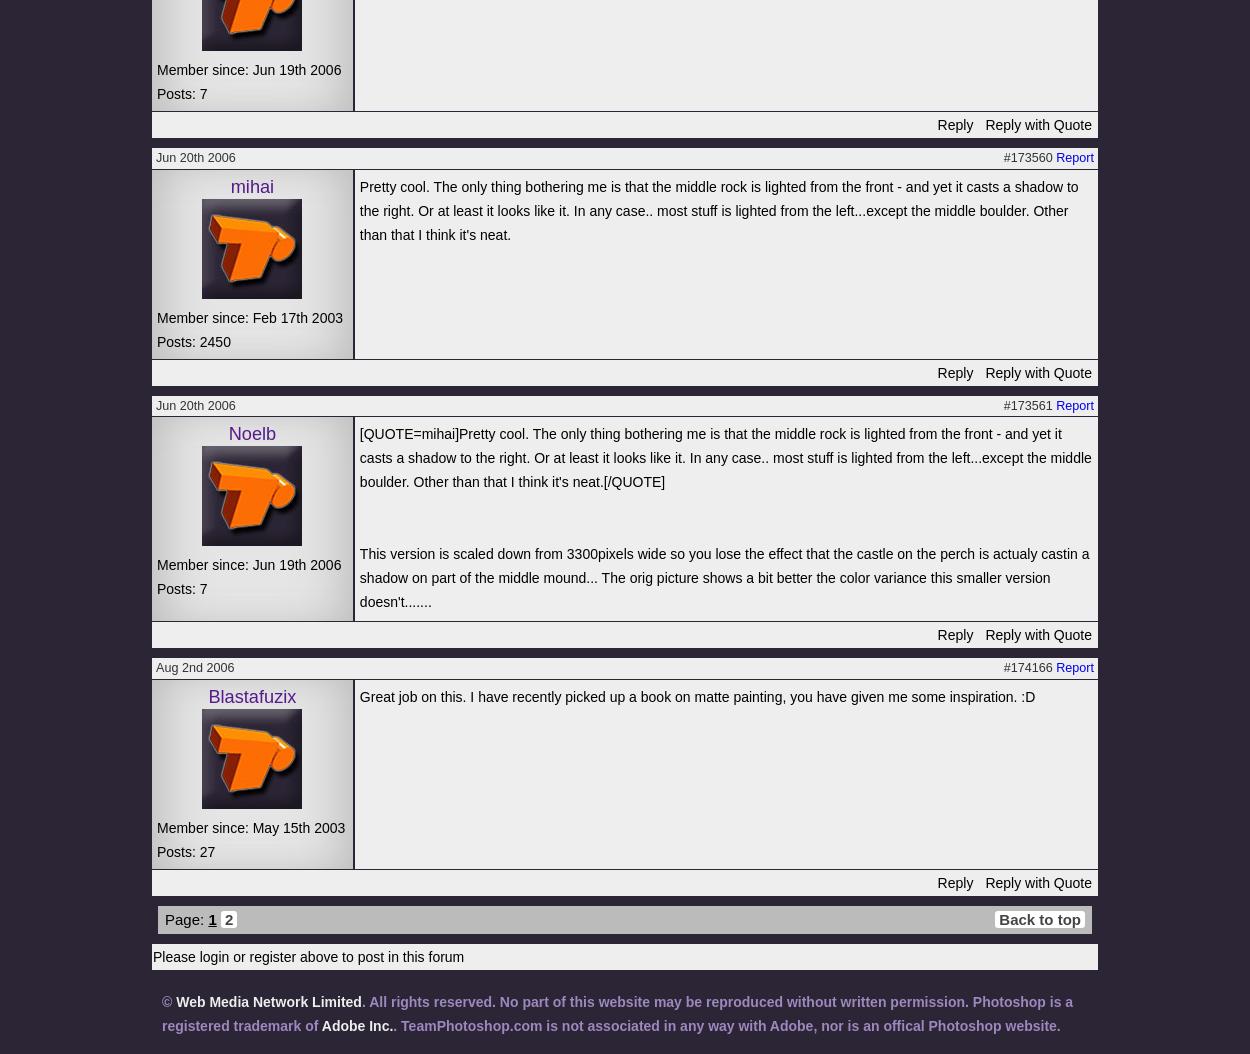  Describe the element at coordinates (194, 668) in the screenshot. I see `'Aug 2nd 2006'` at that location.